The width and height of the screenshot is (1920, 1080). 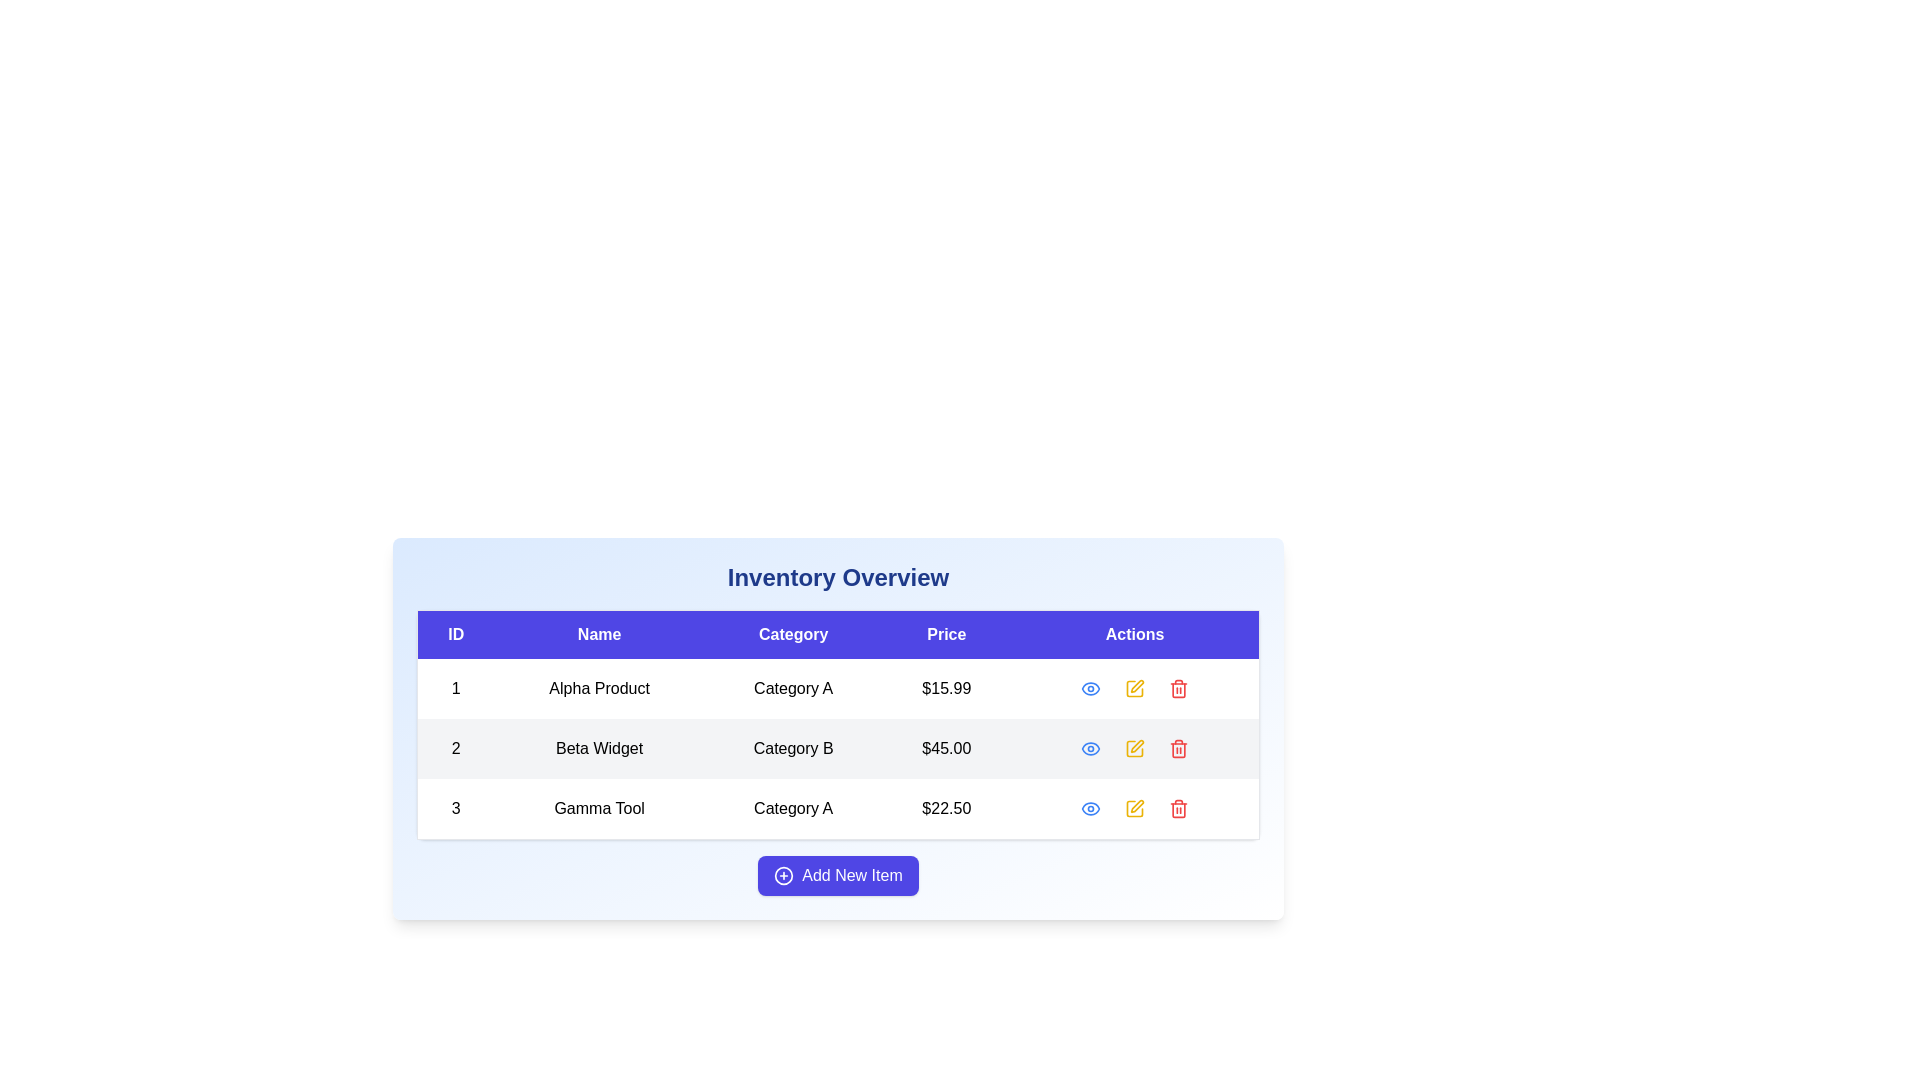 What do you see at coordinates (1134, 688) in the screenshot?
I see `the editing button located in the 'Actions' column of the third row in the table for the 'Gamma Tool' item` at bounding box center [1134, 688].